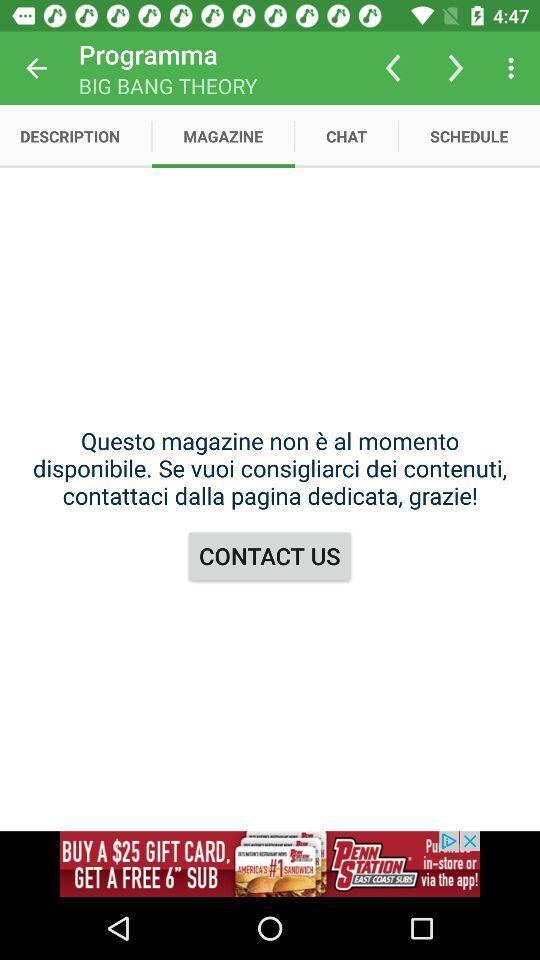 This screenshot has height=960, width=540. Describe the element at coordinates (456, 68) in the screenshot. I see `the second symbol which is left to the menu bar on the top right of the page` at that location.